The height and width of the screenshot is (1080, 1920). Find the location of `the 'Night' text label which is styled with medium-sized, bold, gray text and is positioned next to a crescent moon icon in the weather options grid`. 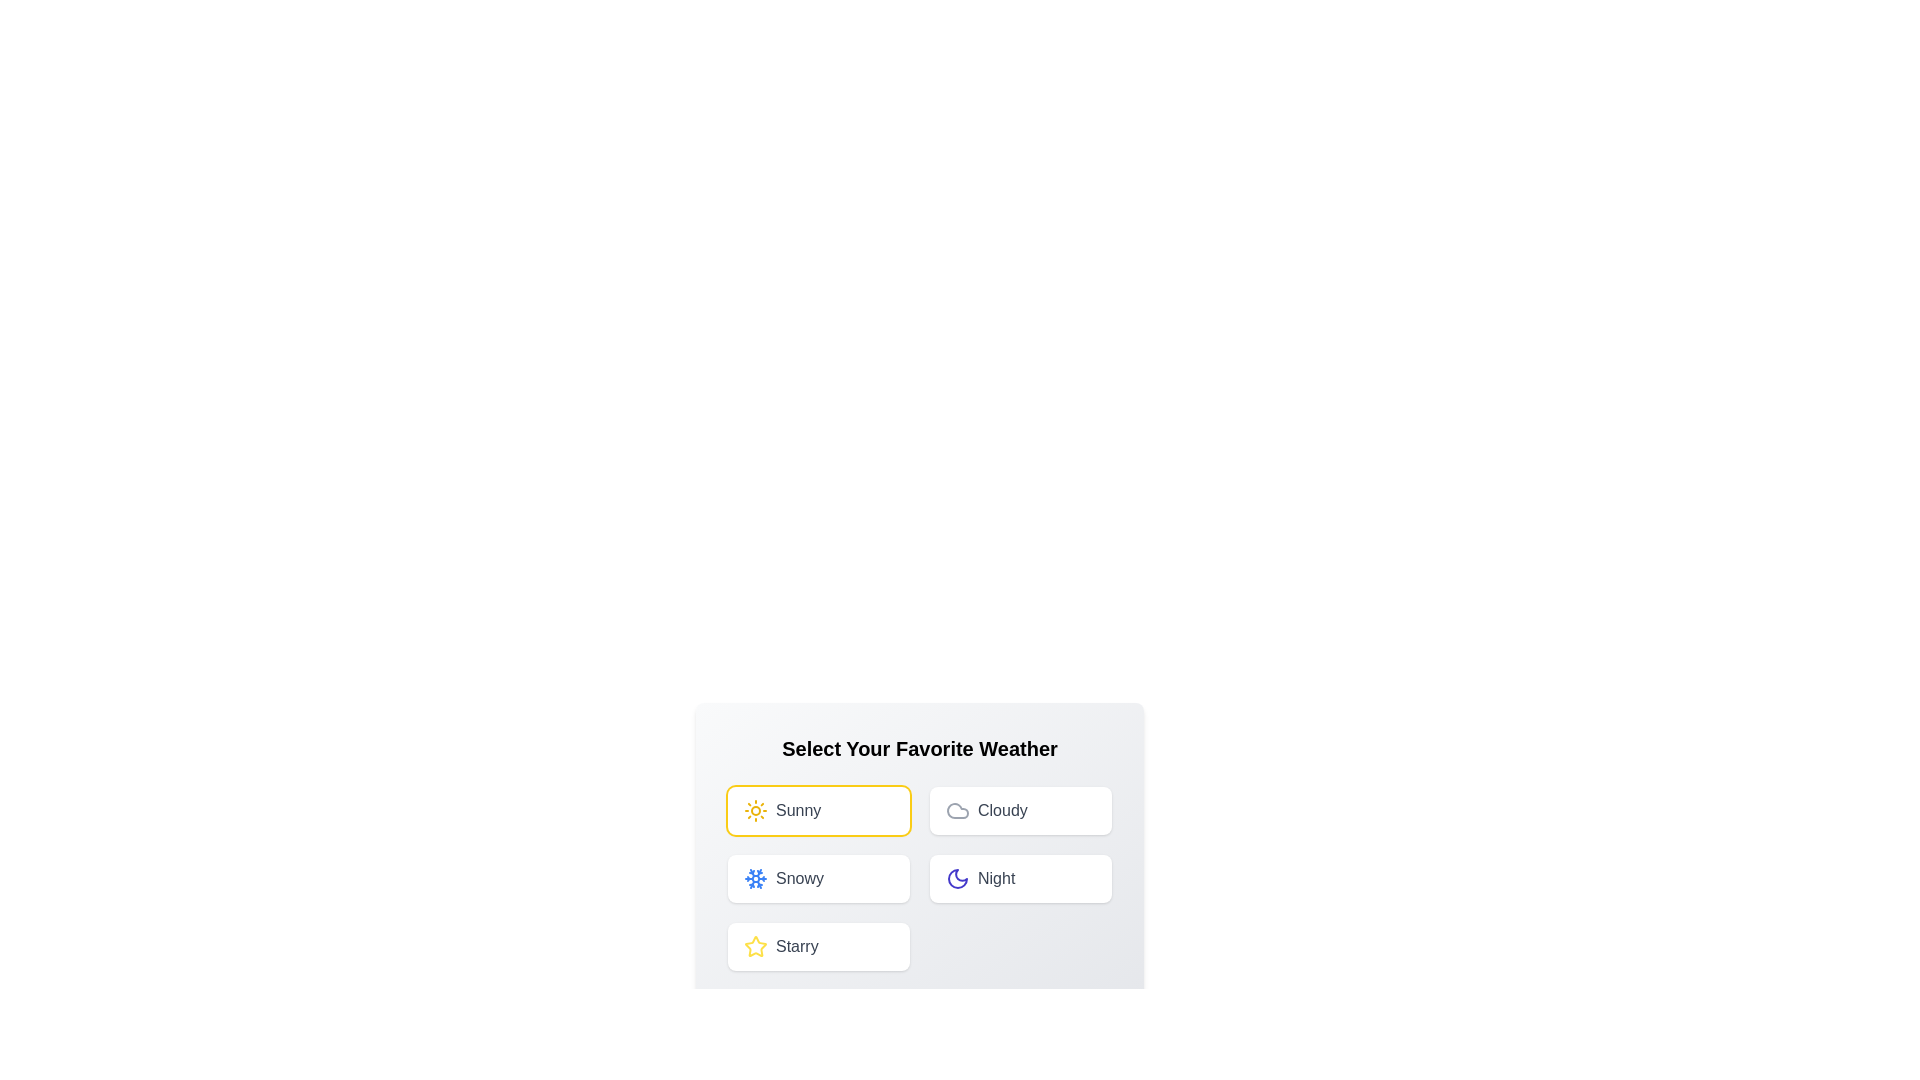

the 'Night' text label which is styled with medium-sized, bold, gray text and is positioned next to a crescent moon icon in the weather options grid is located at coordinates (996, 878).